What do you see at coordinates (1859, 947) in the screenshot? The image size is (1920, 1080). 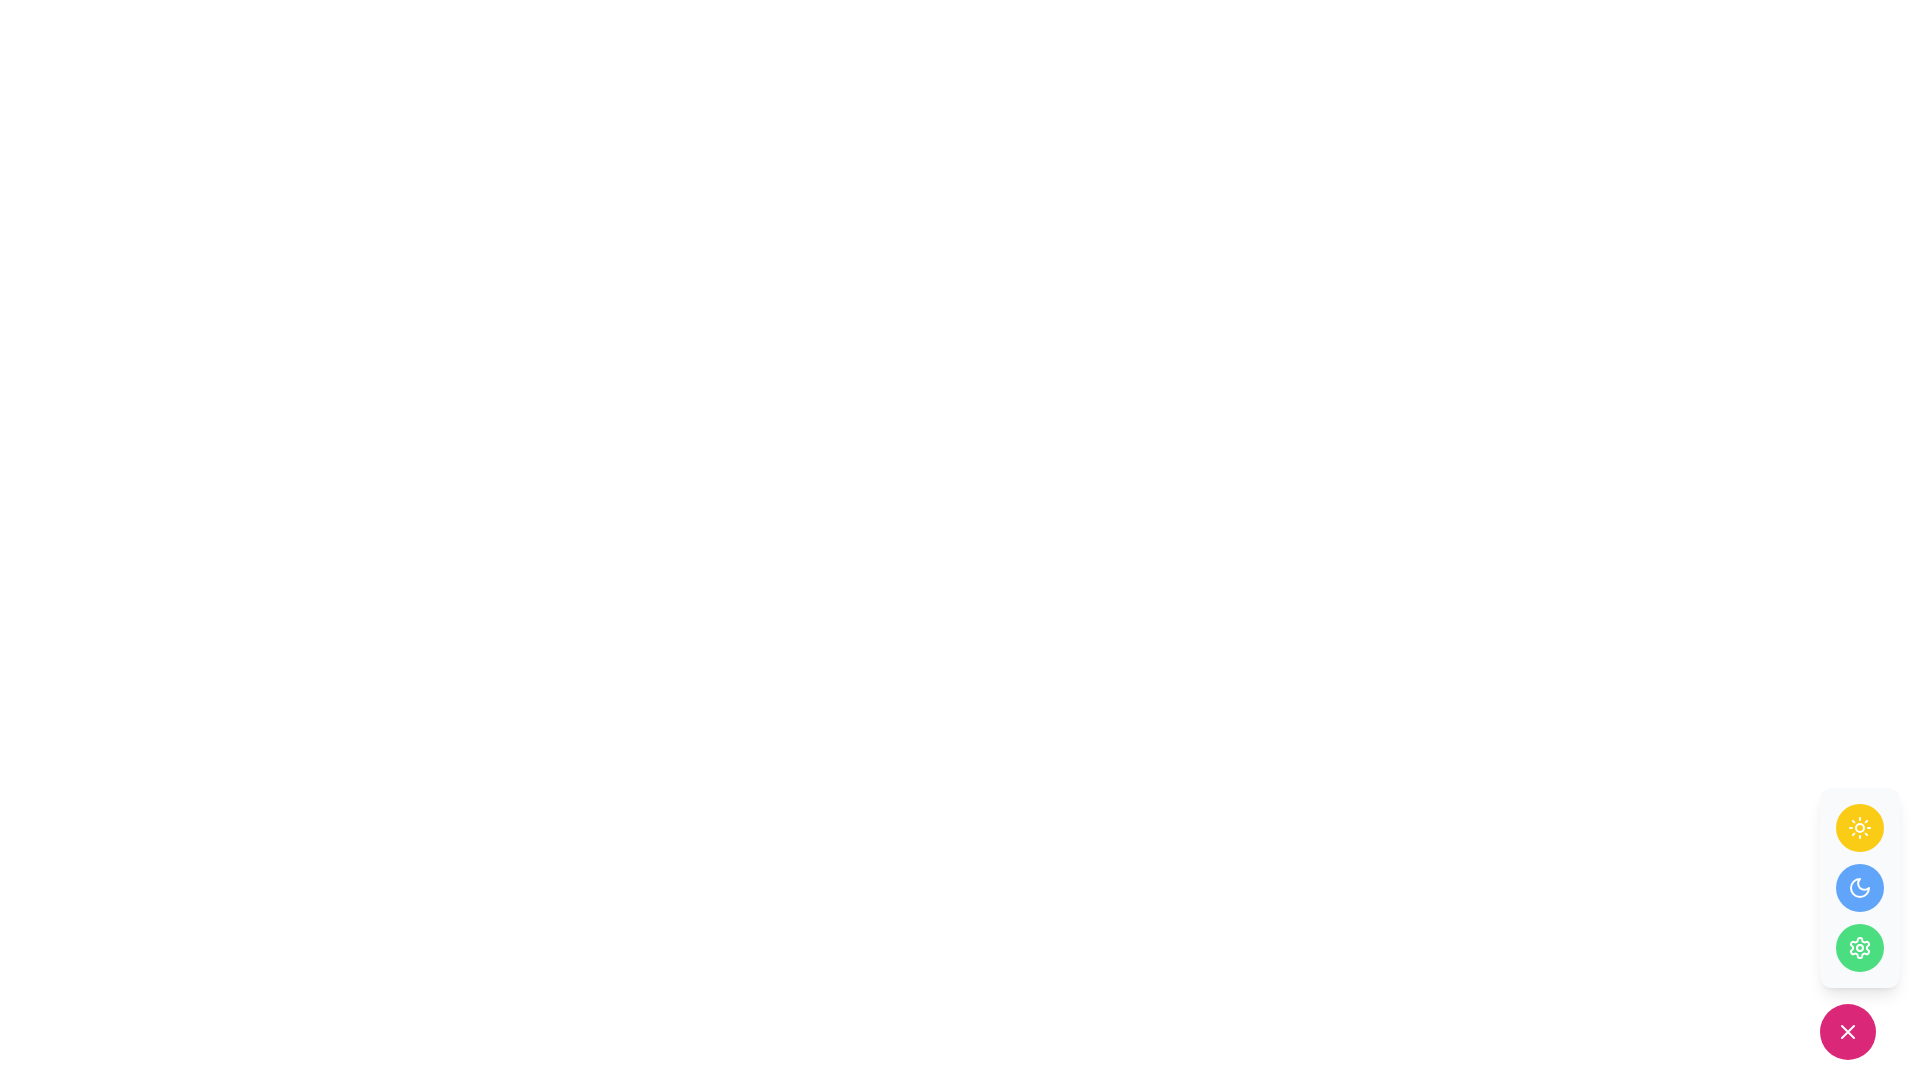 I see `the settings icon button located between the crescent moon icon and the 'X' symbol button` at bounding box center [1859, 947].